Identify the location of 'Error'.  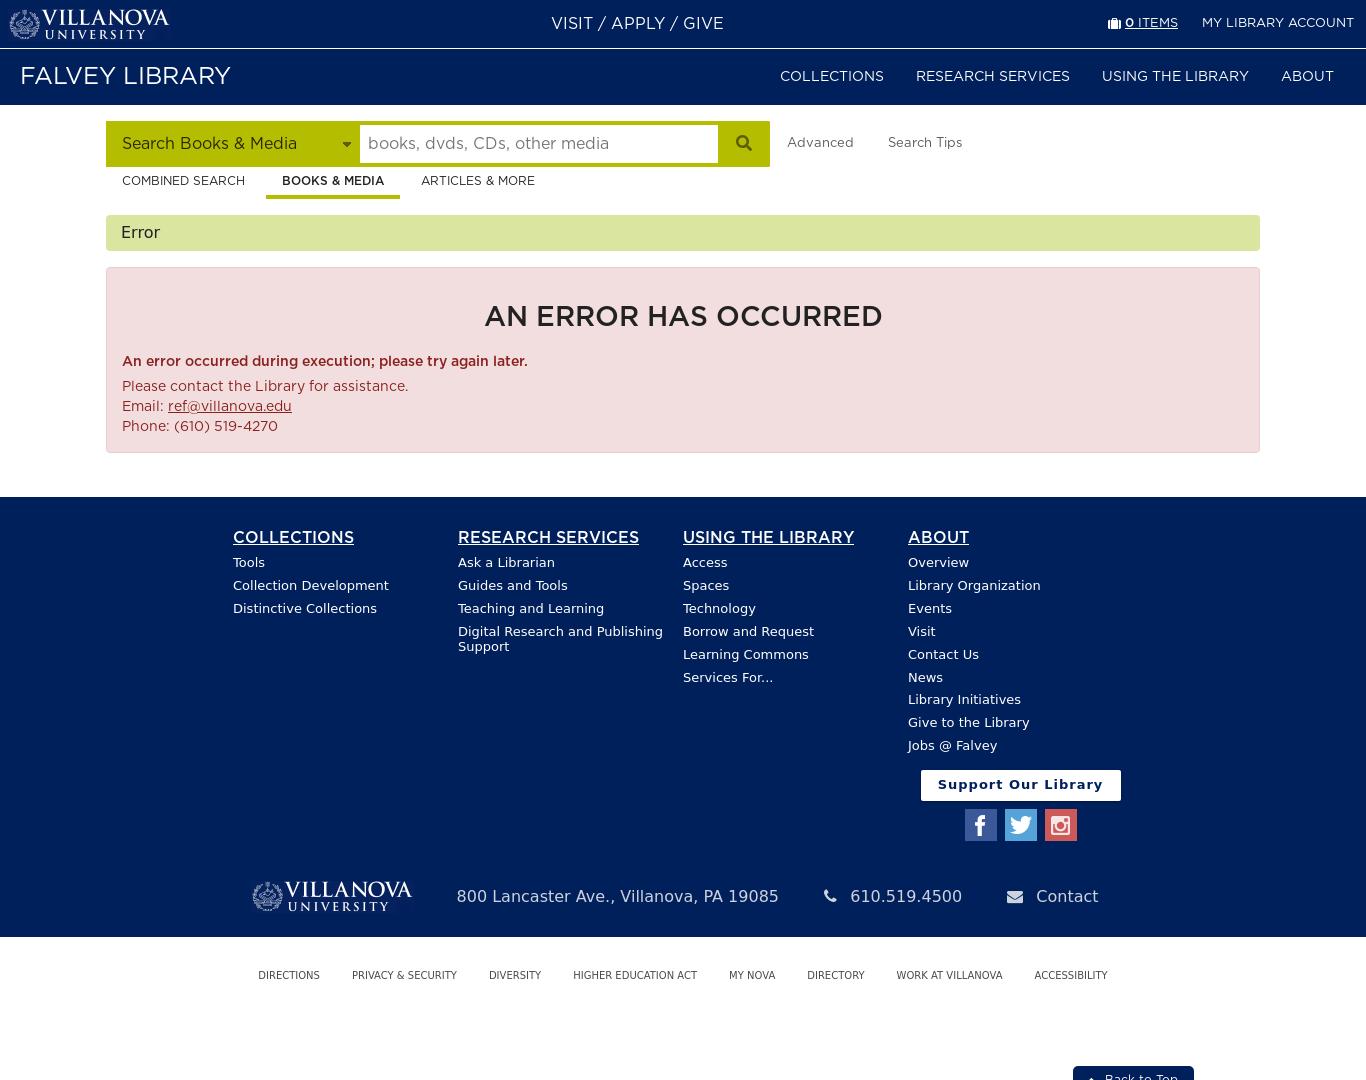
(139, 230).